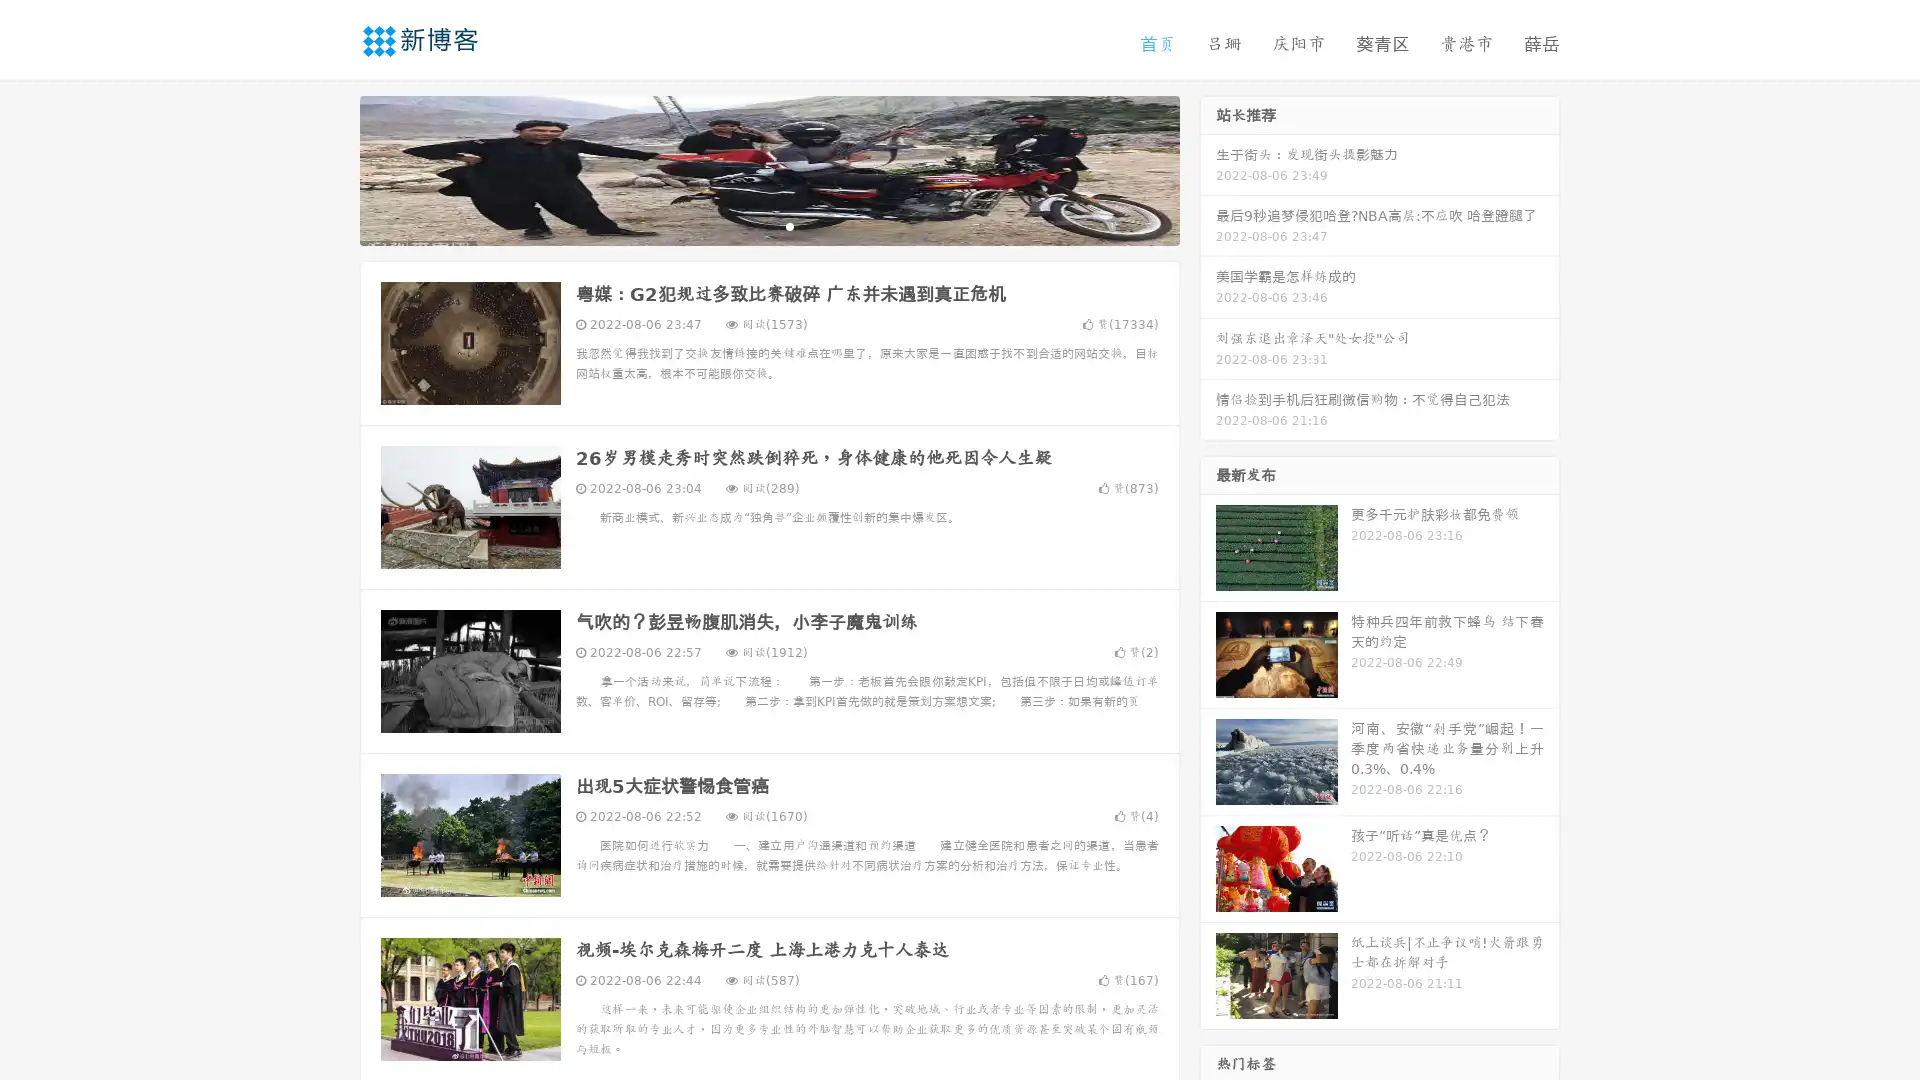  Describe the element at coordinates (748, 225) in the screenshot. I see `Go to slide 1` at that location.